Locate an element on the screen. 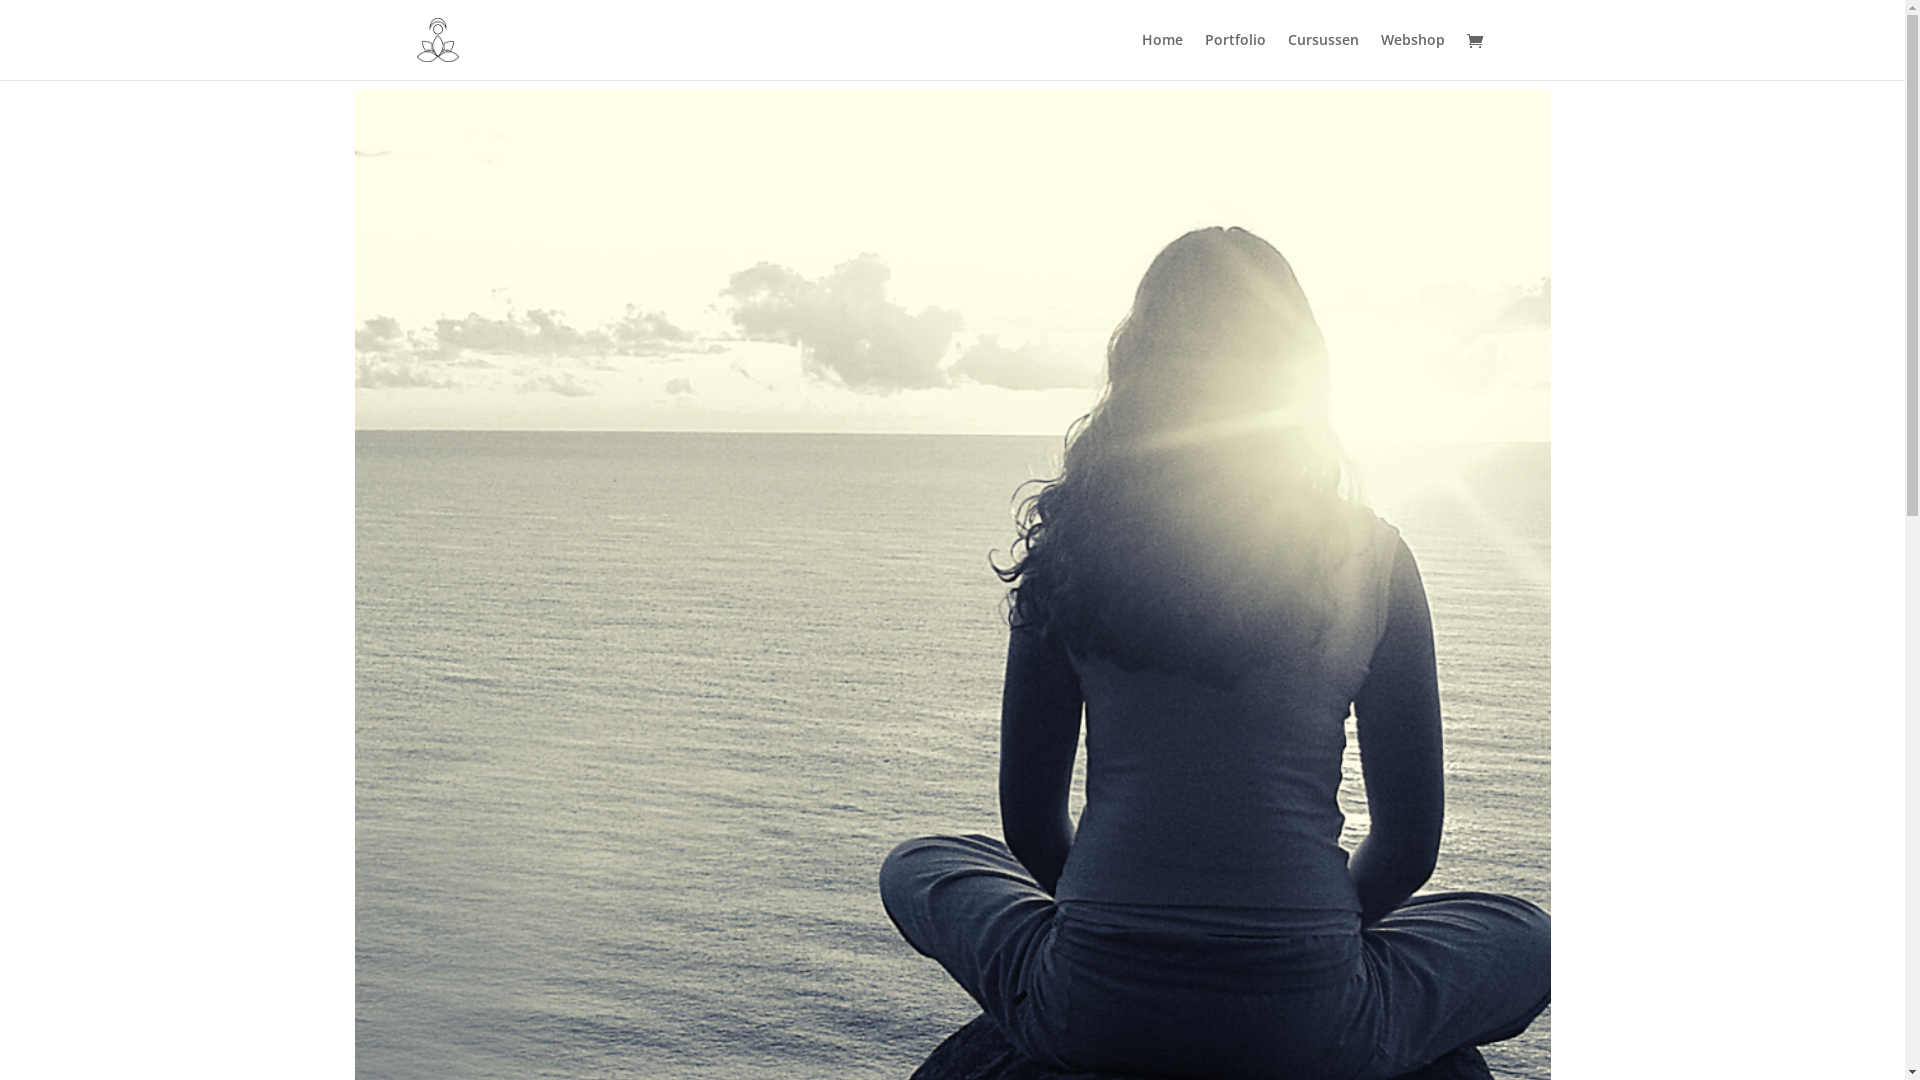 The image size is (1920, 1080). 'Home' is located at coordinates (1162, 55).